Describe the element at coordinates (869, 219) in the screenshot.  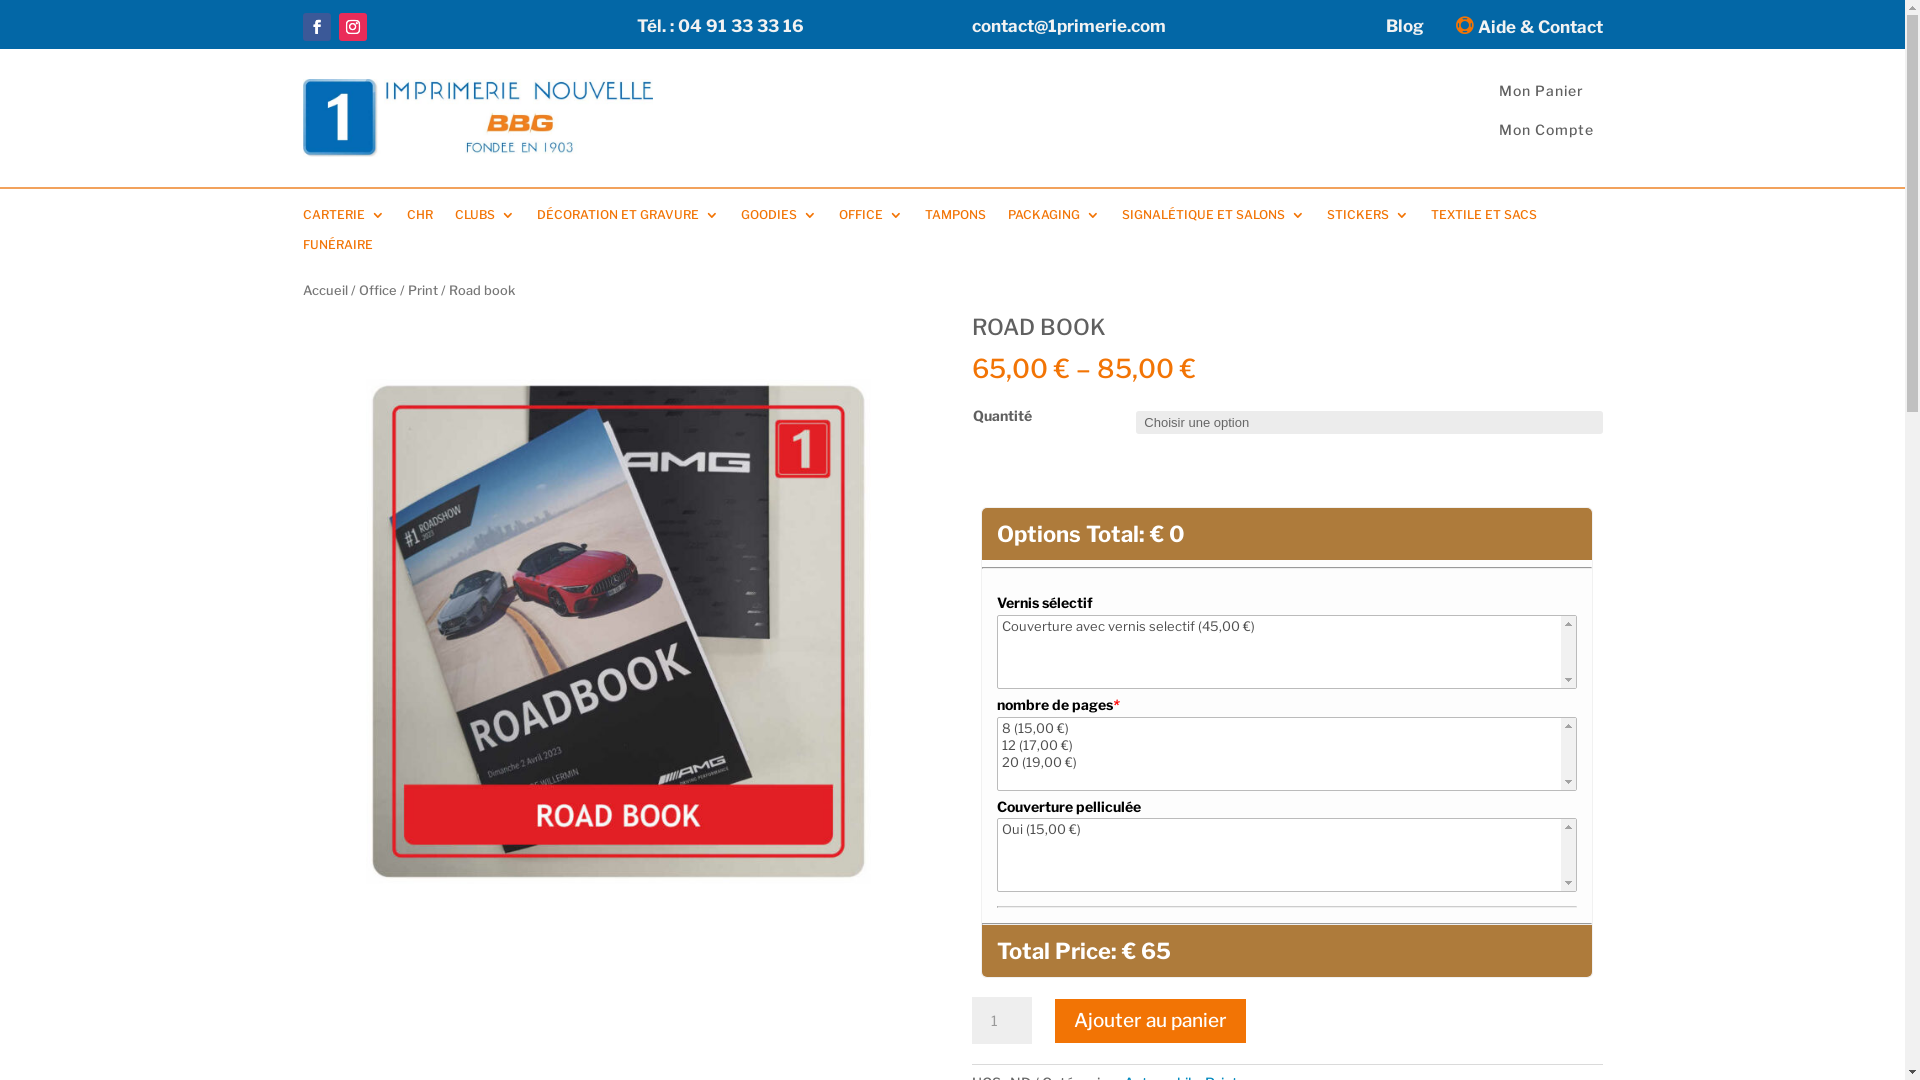
I see `'OFFICE'` at that location.